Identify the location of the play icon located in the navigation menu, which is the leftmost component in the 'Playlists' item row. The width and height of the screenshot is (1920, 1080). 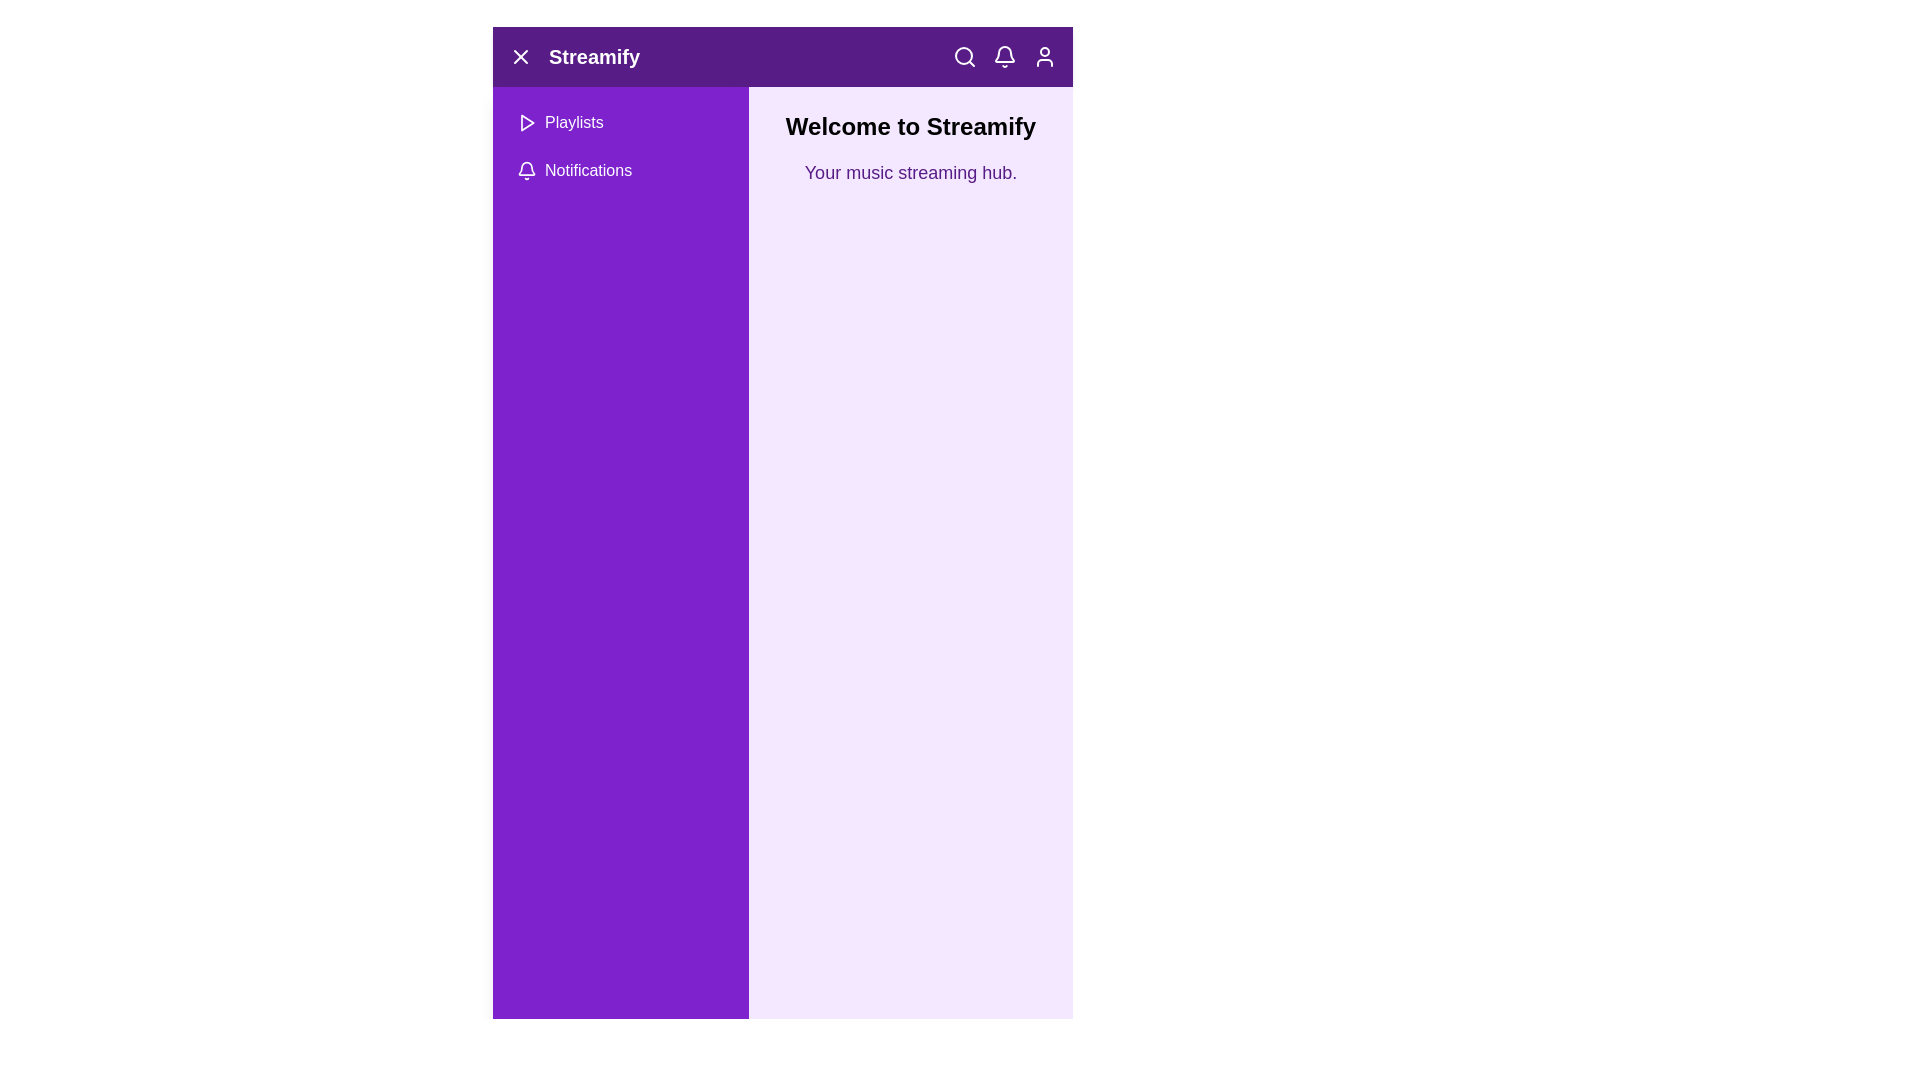
(527, 123).